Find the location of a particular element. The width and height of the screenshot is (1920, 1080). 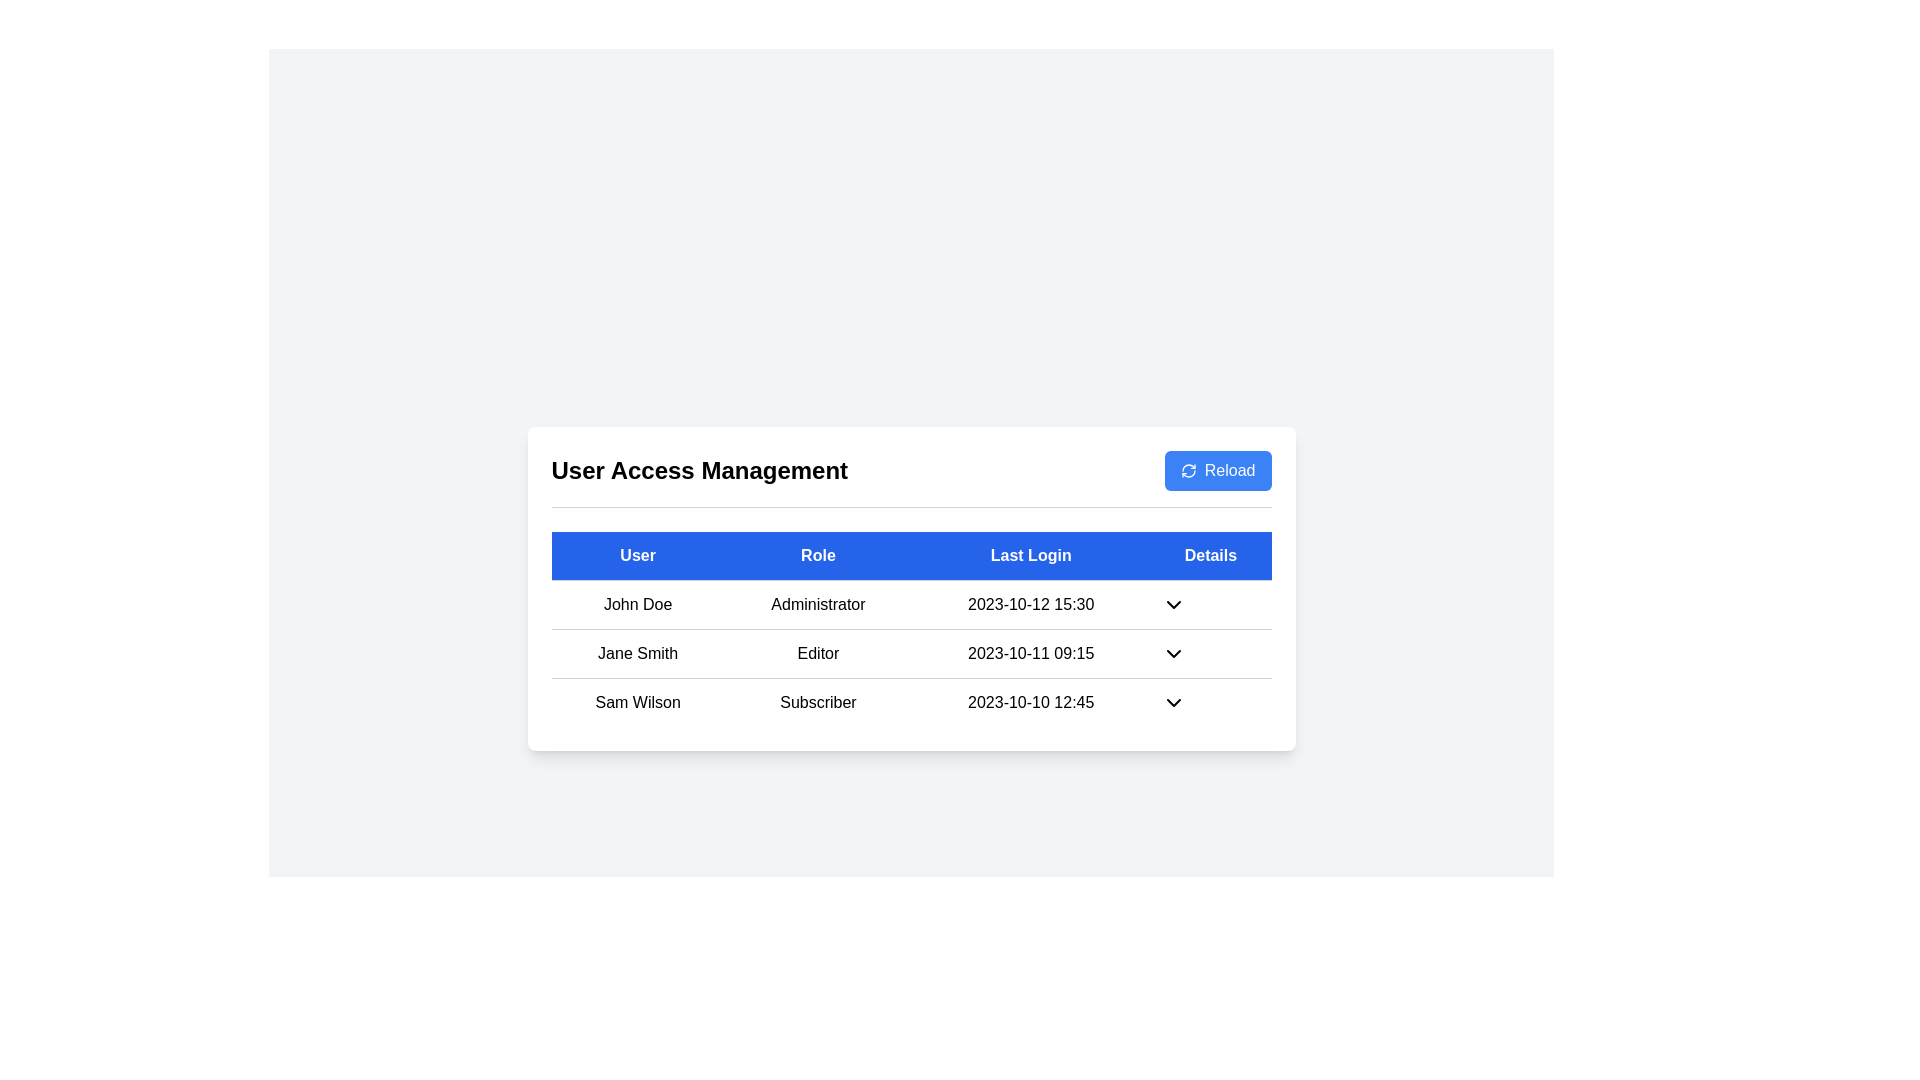

the reload icon located on the left side of the 'Reload' button is located at coordinates (1188, 470).